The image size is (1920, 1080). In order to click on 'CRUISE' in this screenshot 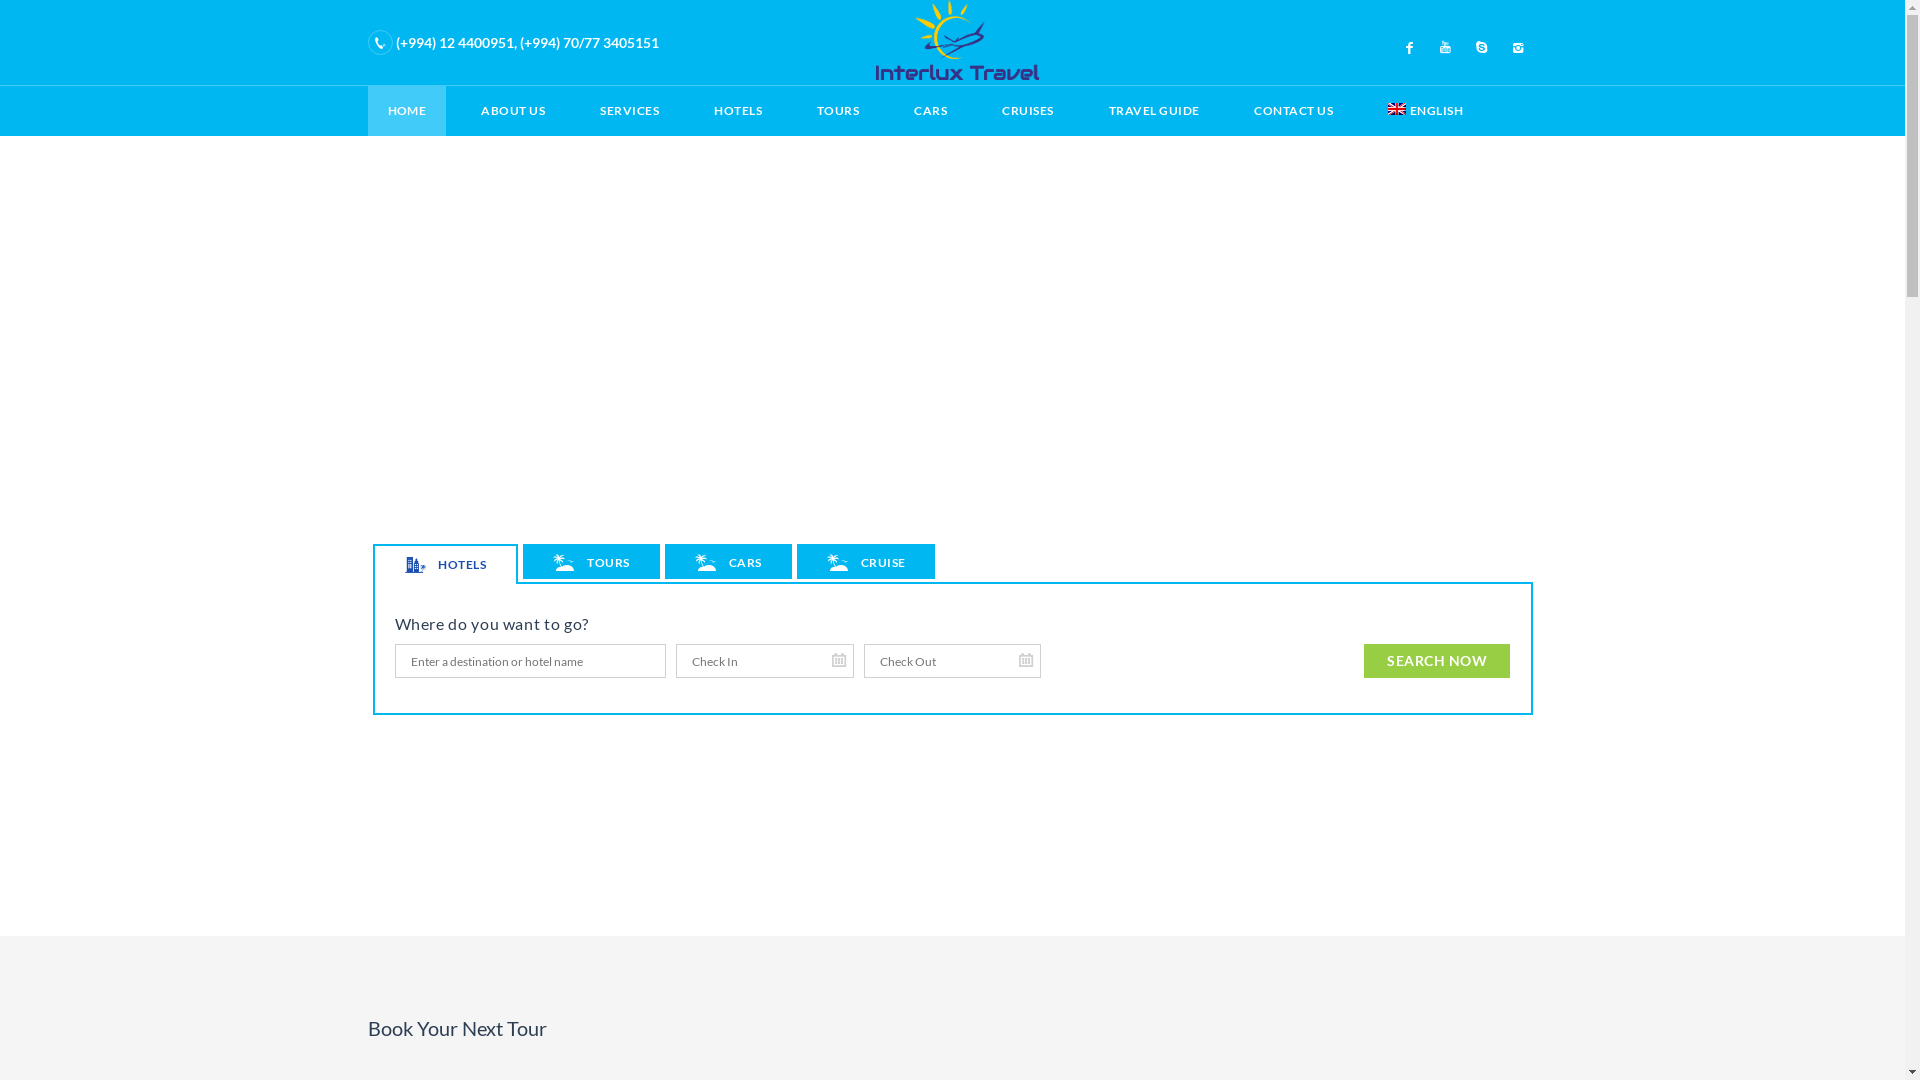, I will do `click(866, 561)`.